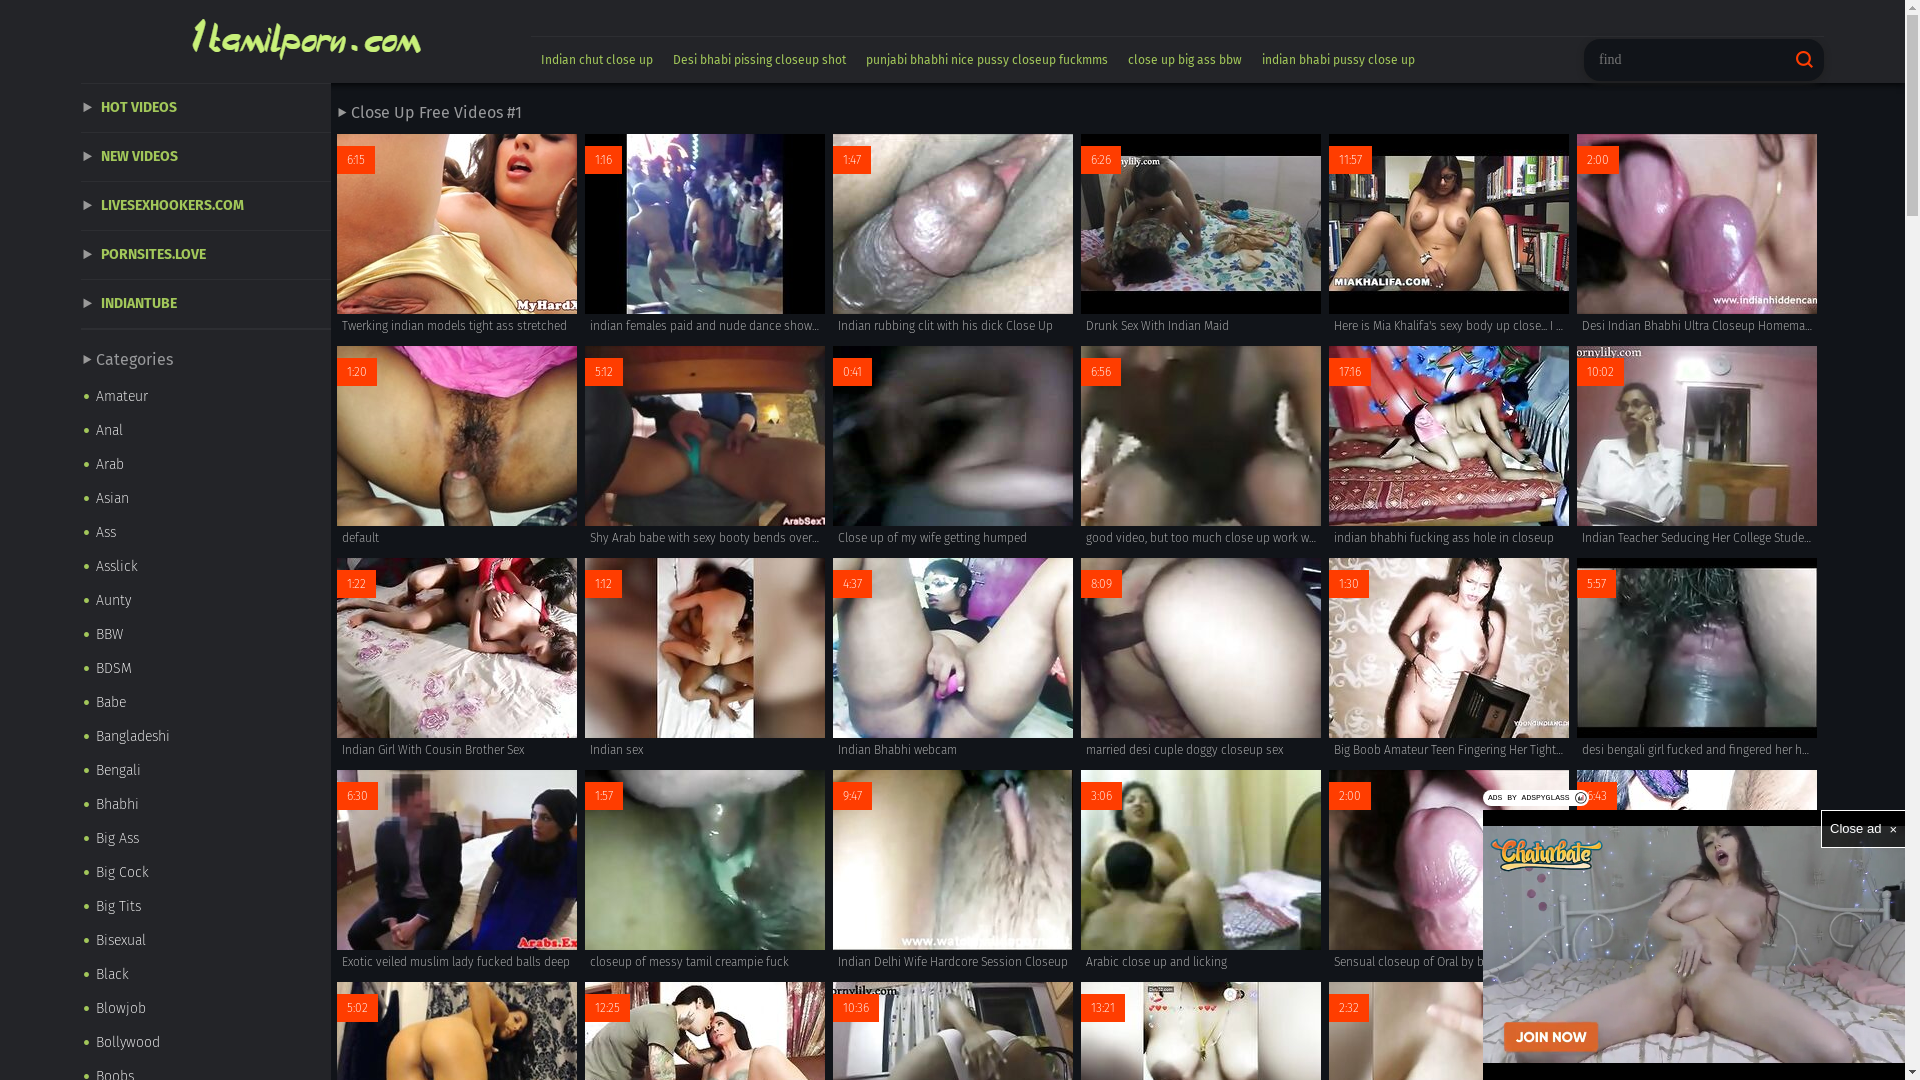 The image size is (1920, 1080). What do you see at coordinates (758, 59) in the screenshot?
I see `'Desi bhabi pissing closeup shot'` at bounding box center [758, 59].